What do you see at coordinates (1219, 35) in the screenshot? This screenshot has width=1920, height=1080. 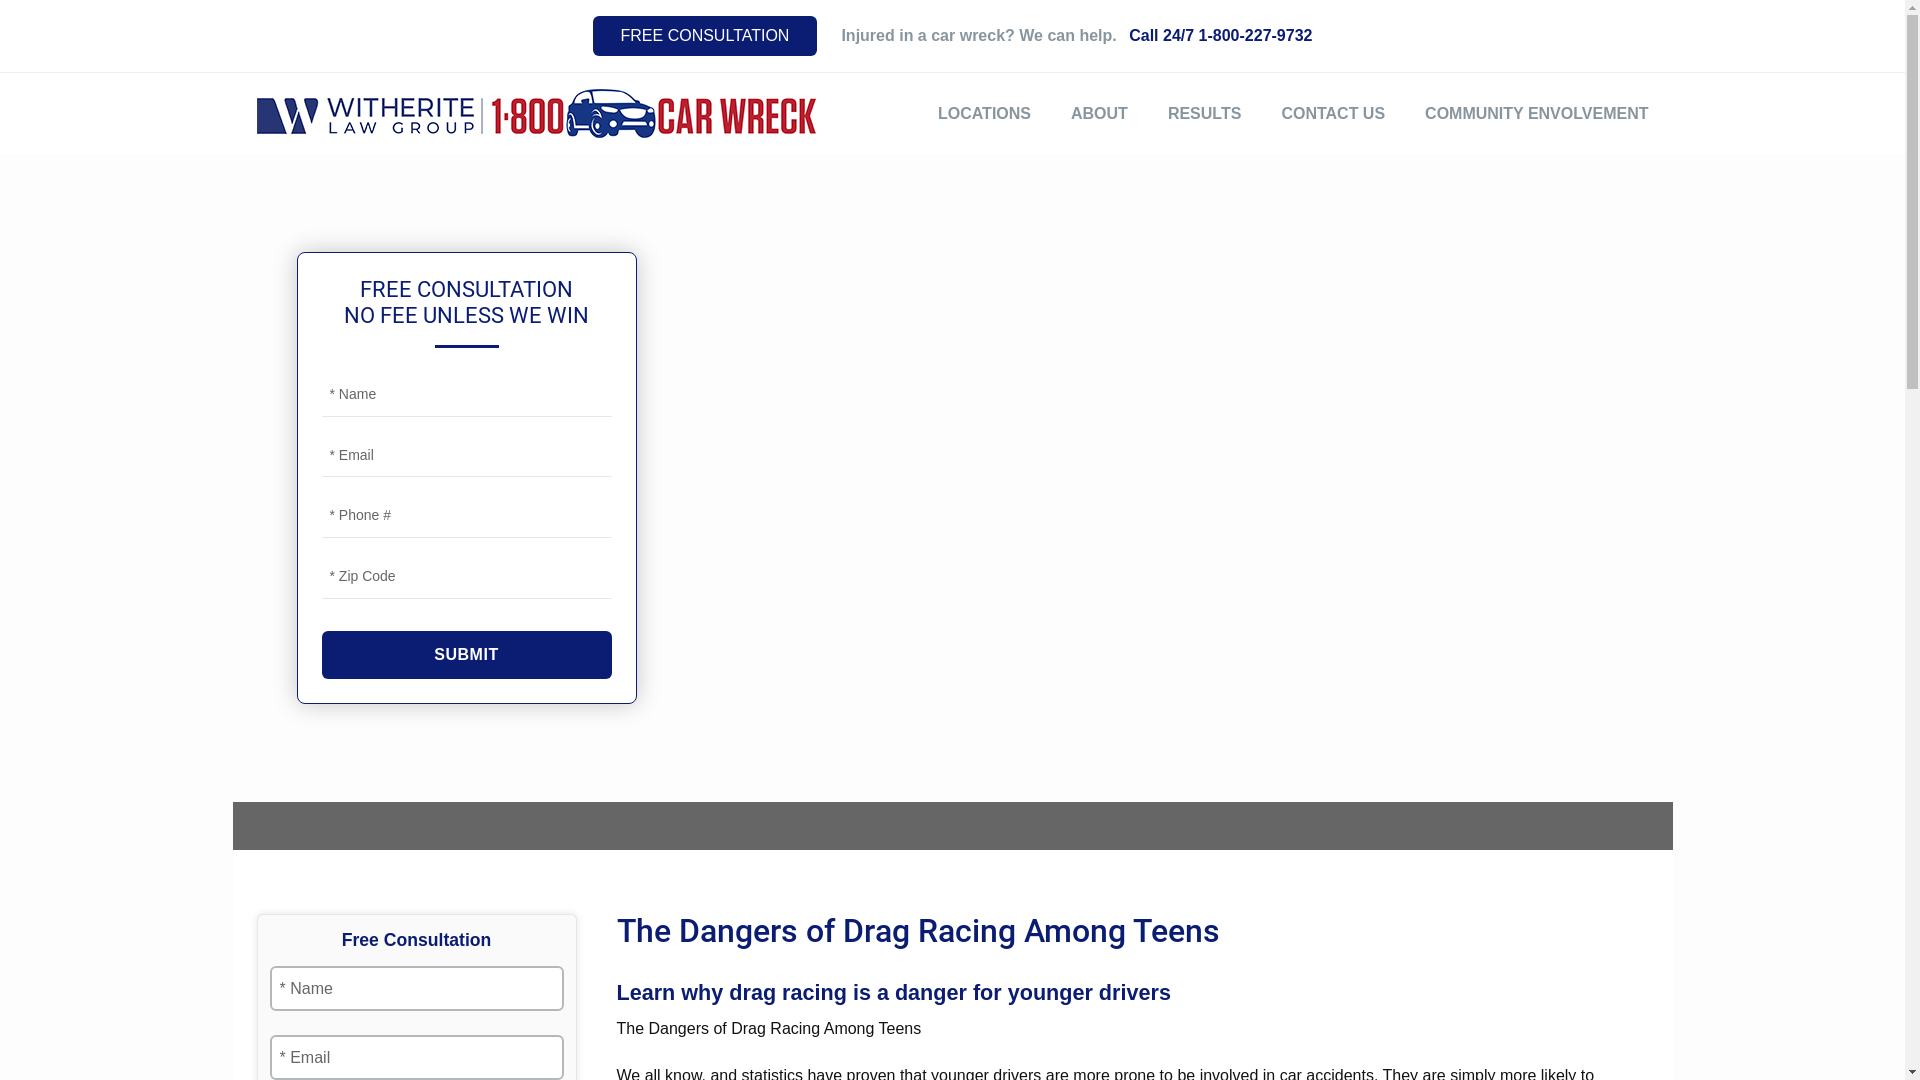 I see `'Call 24/7 1-800-227-9732'` at bounding box center [1219, 35].